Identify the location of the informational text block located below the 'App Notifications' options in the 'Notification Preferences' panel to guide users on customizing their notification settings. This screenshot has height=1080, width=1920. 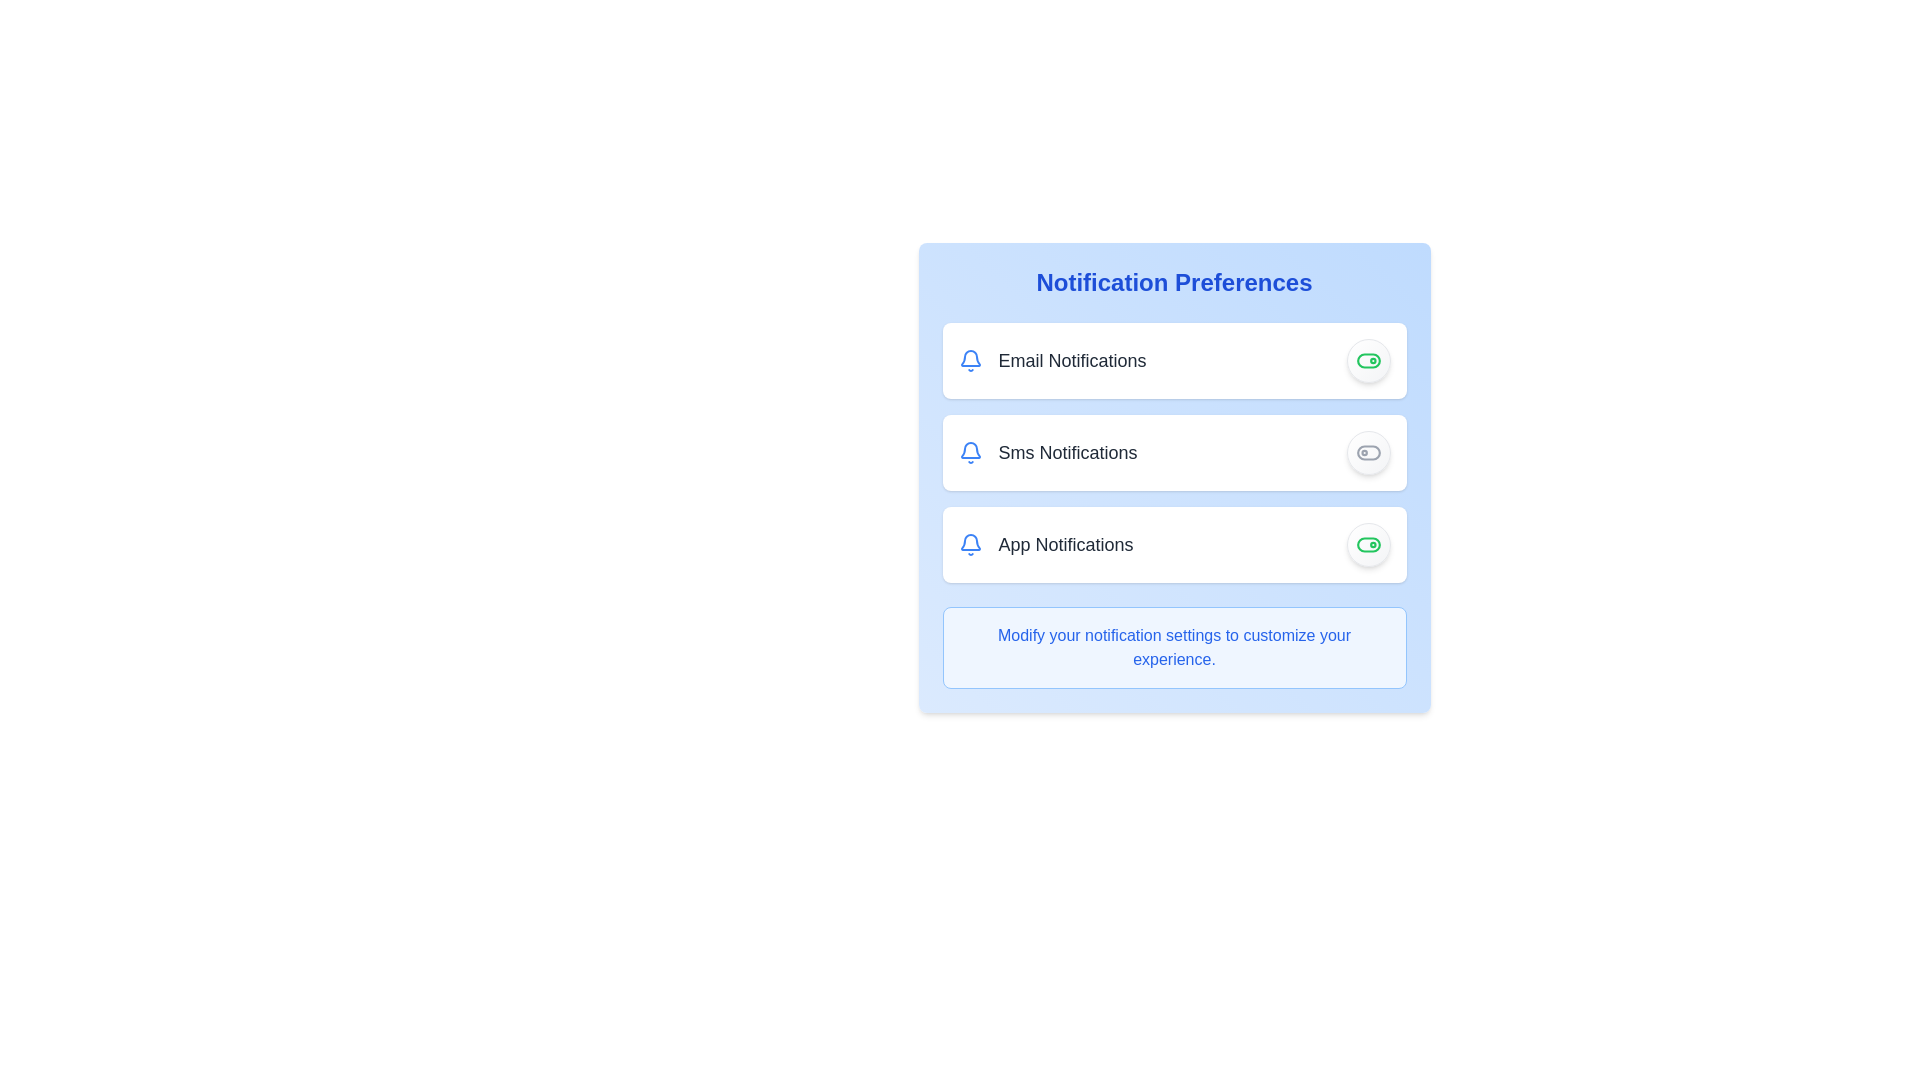
(1174, 648).